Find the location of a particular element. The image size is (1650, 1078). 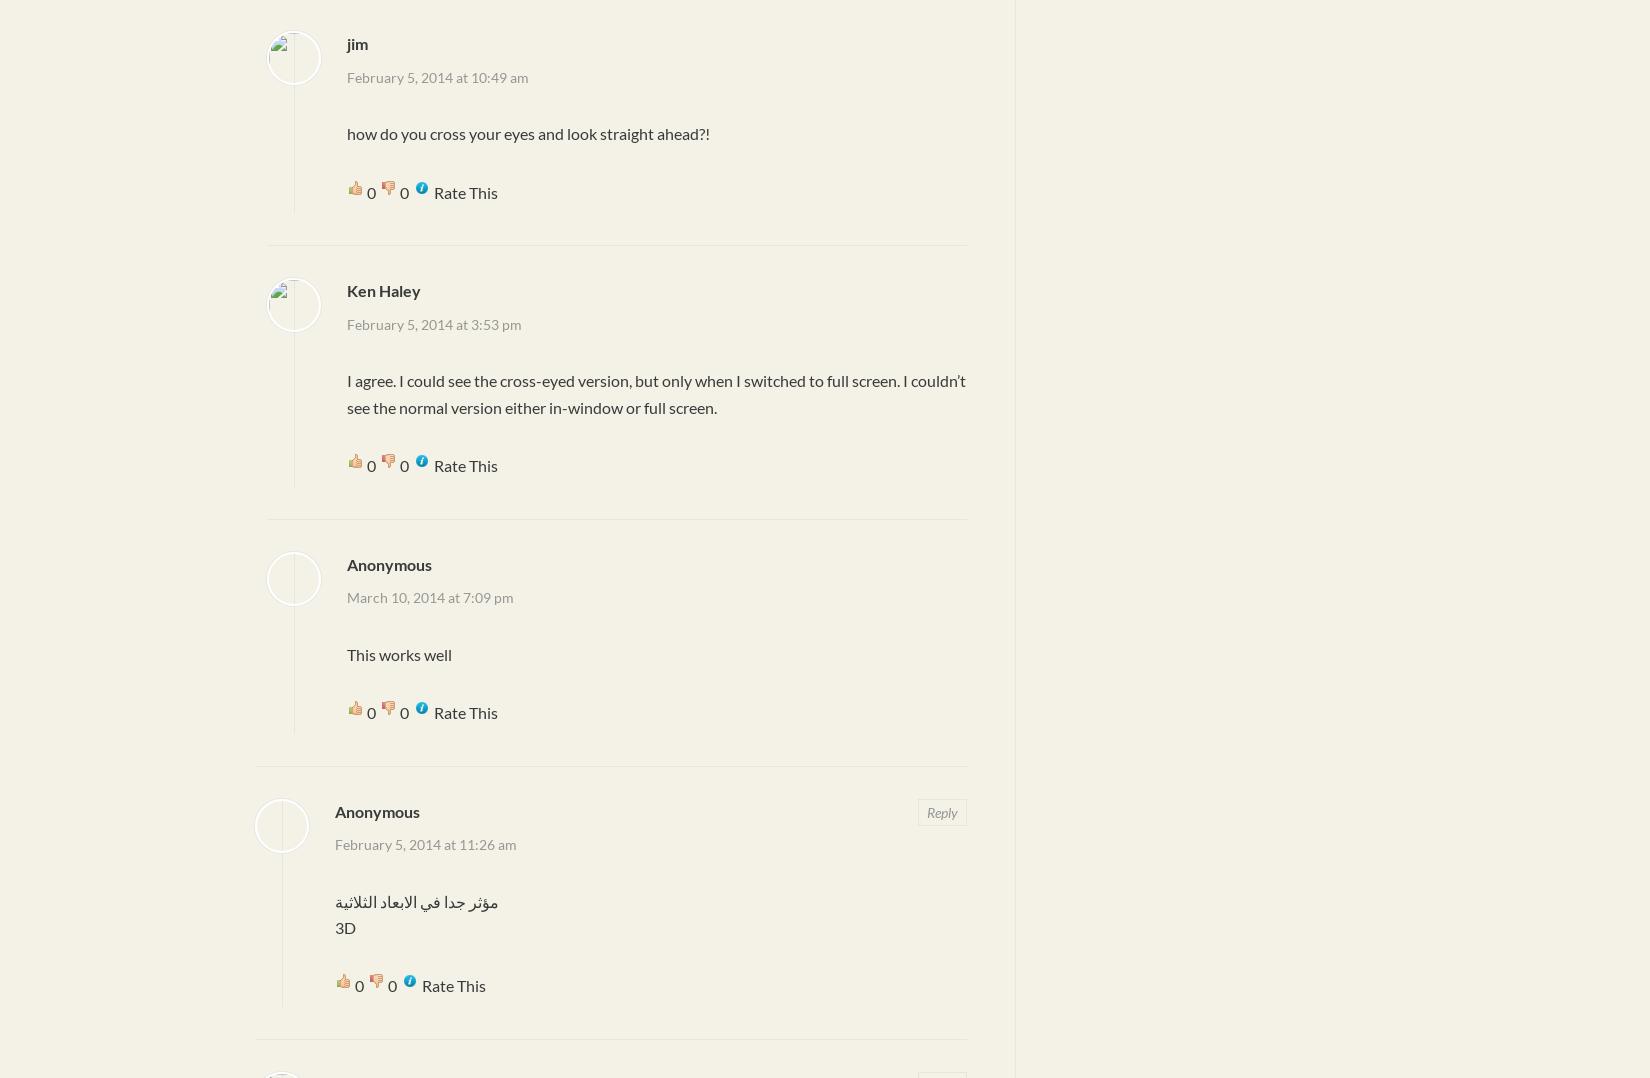

'February 5, 2014 at 3:53 pm' is located at coordinates (433, 322).